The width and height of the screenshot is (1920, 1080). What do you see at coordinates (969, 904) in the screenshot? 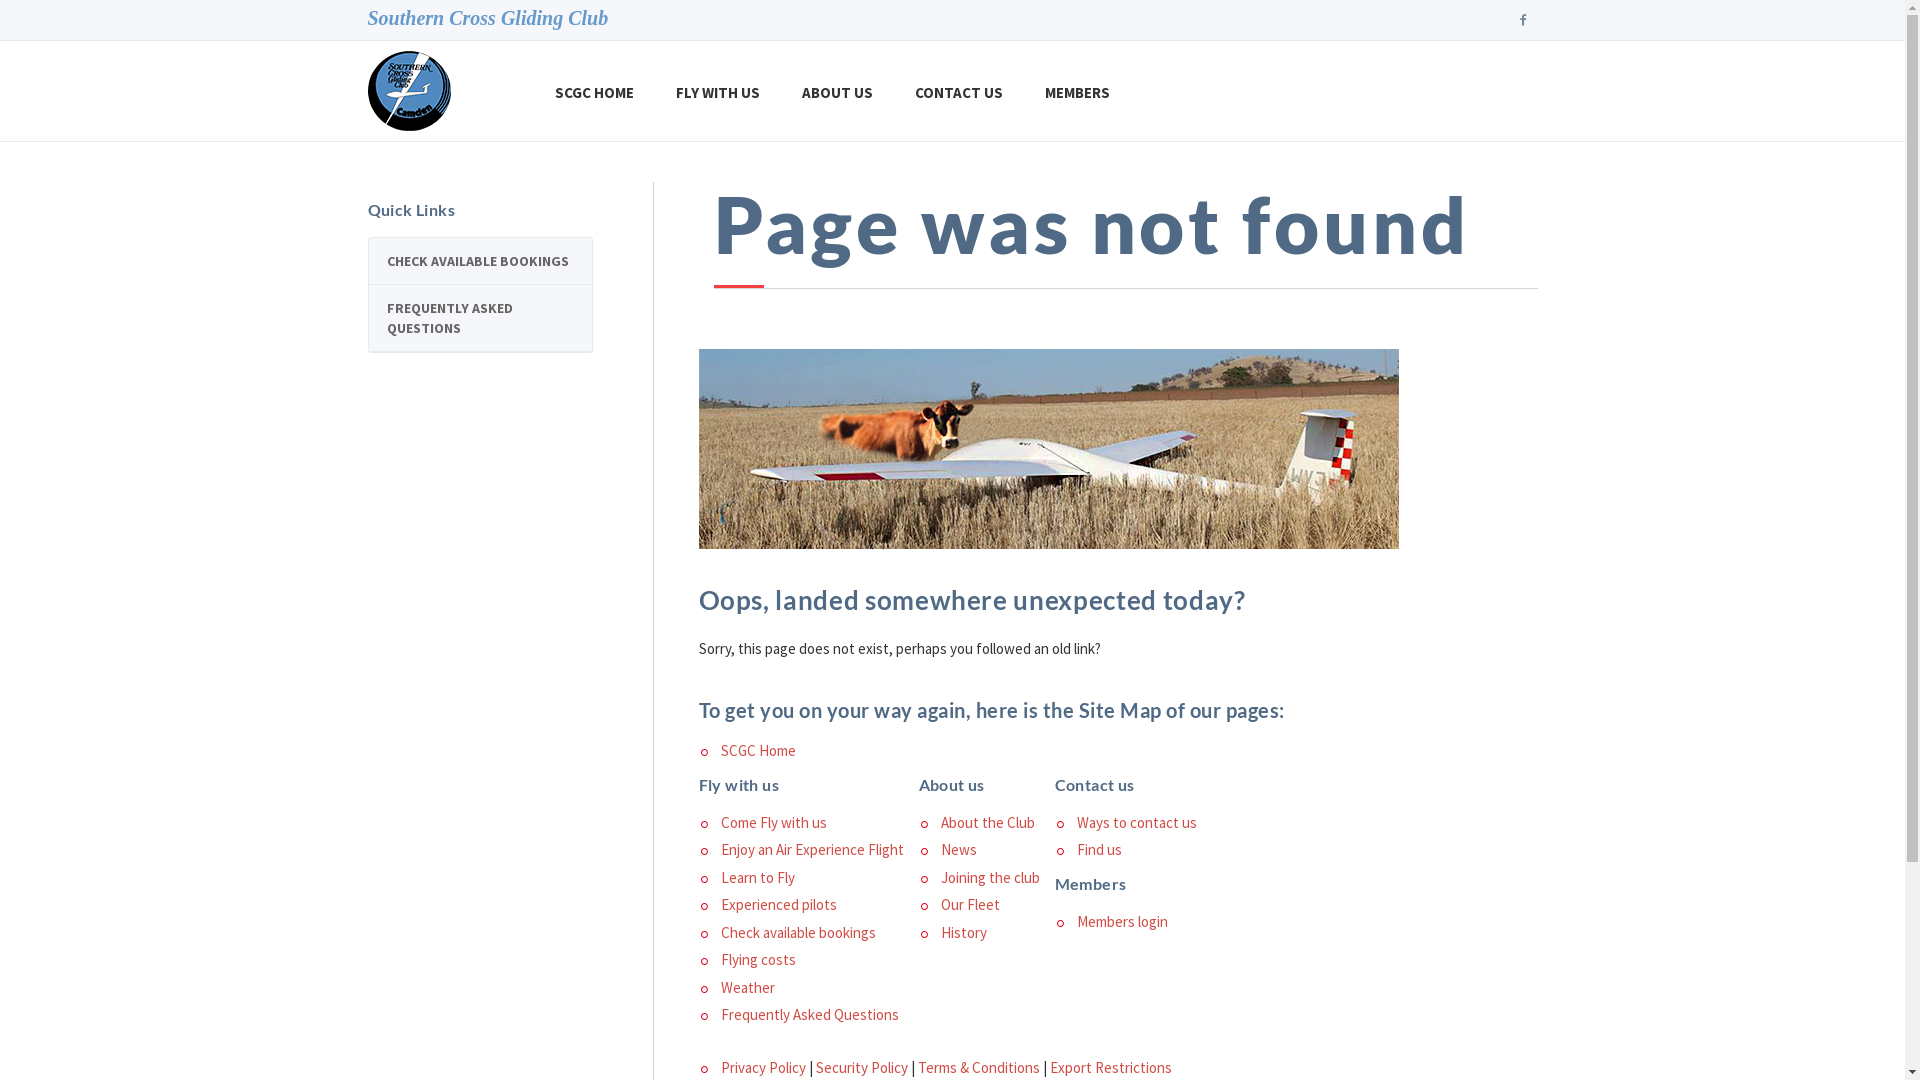
I see `'Our Fleet'` at bounding box center [969, 904].